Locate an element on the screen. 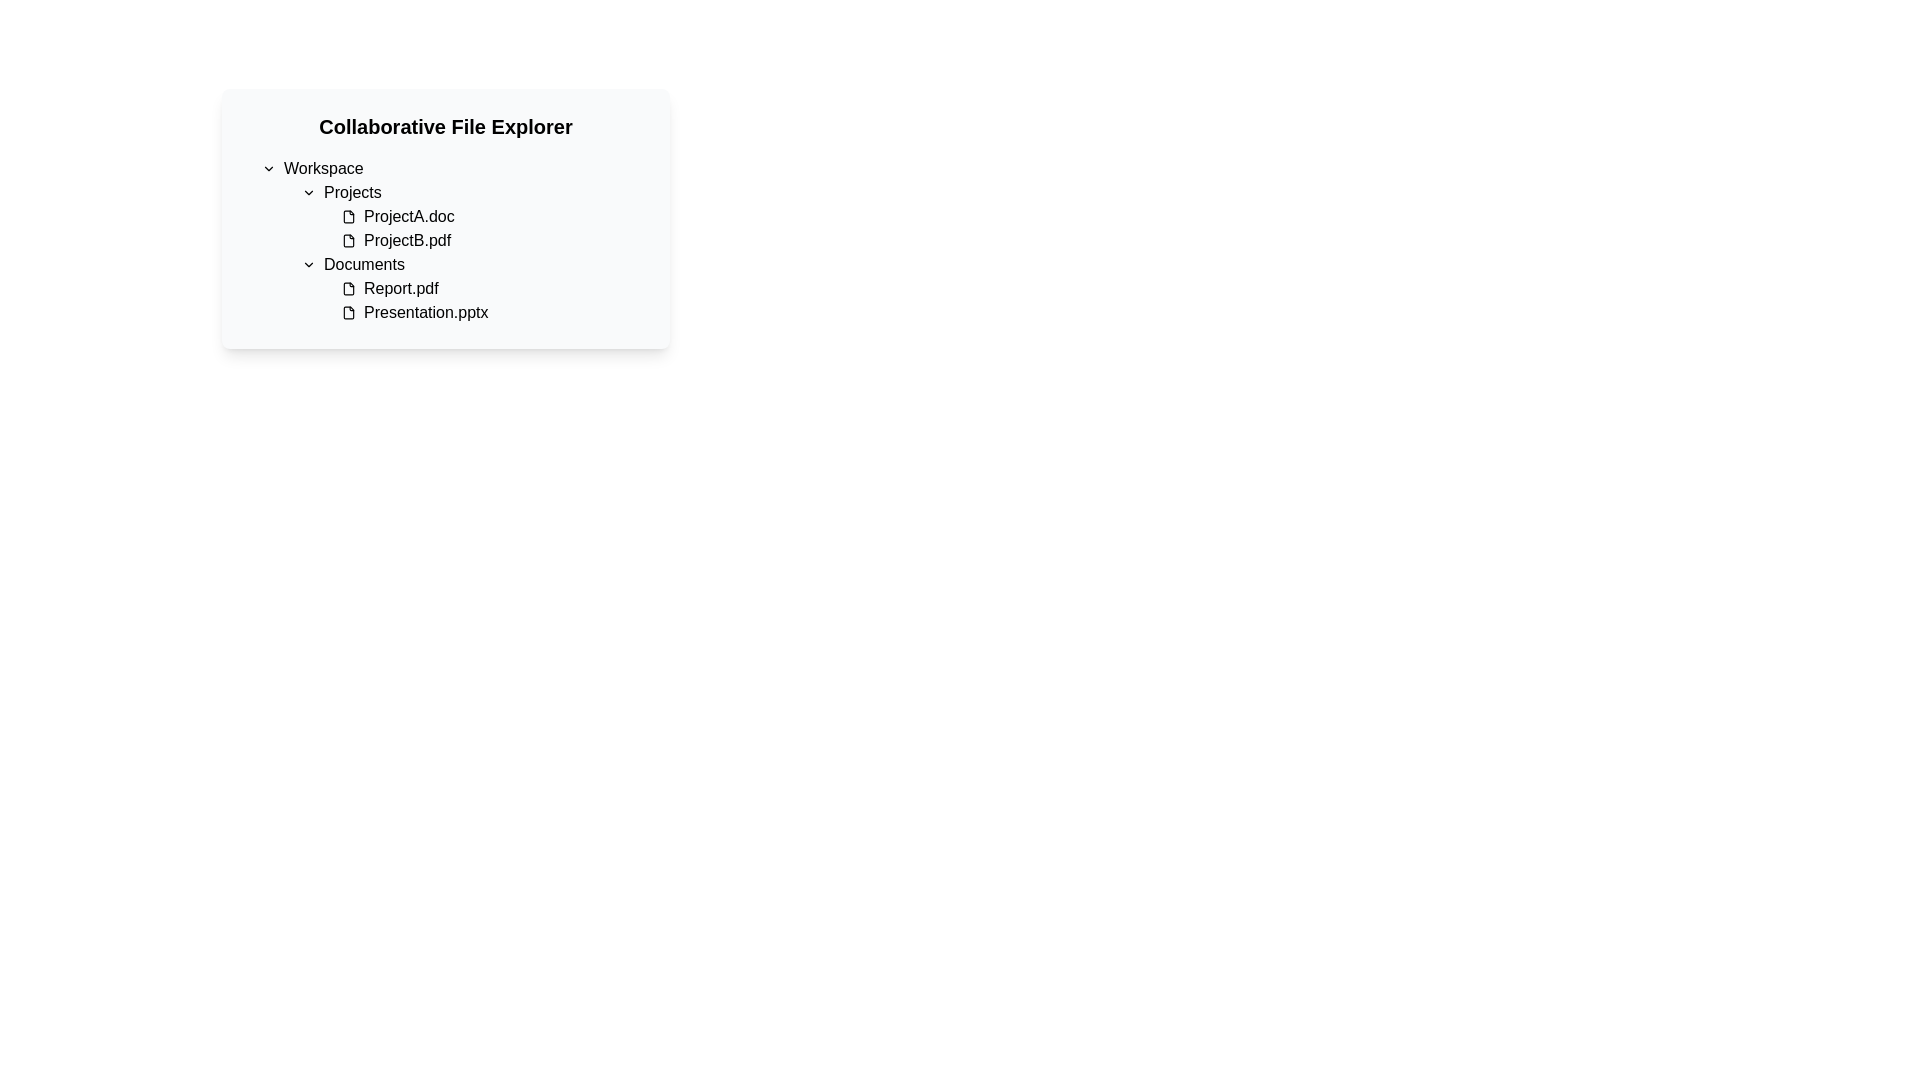 Image resolution: width=1920 pixels, height=1080 pixels. the visual representation of the icon resembling a standard file associated with the 'ProjectB.pdf' entry in the file explorer under the 'Projects' section is located at coordinates (349, 239).